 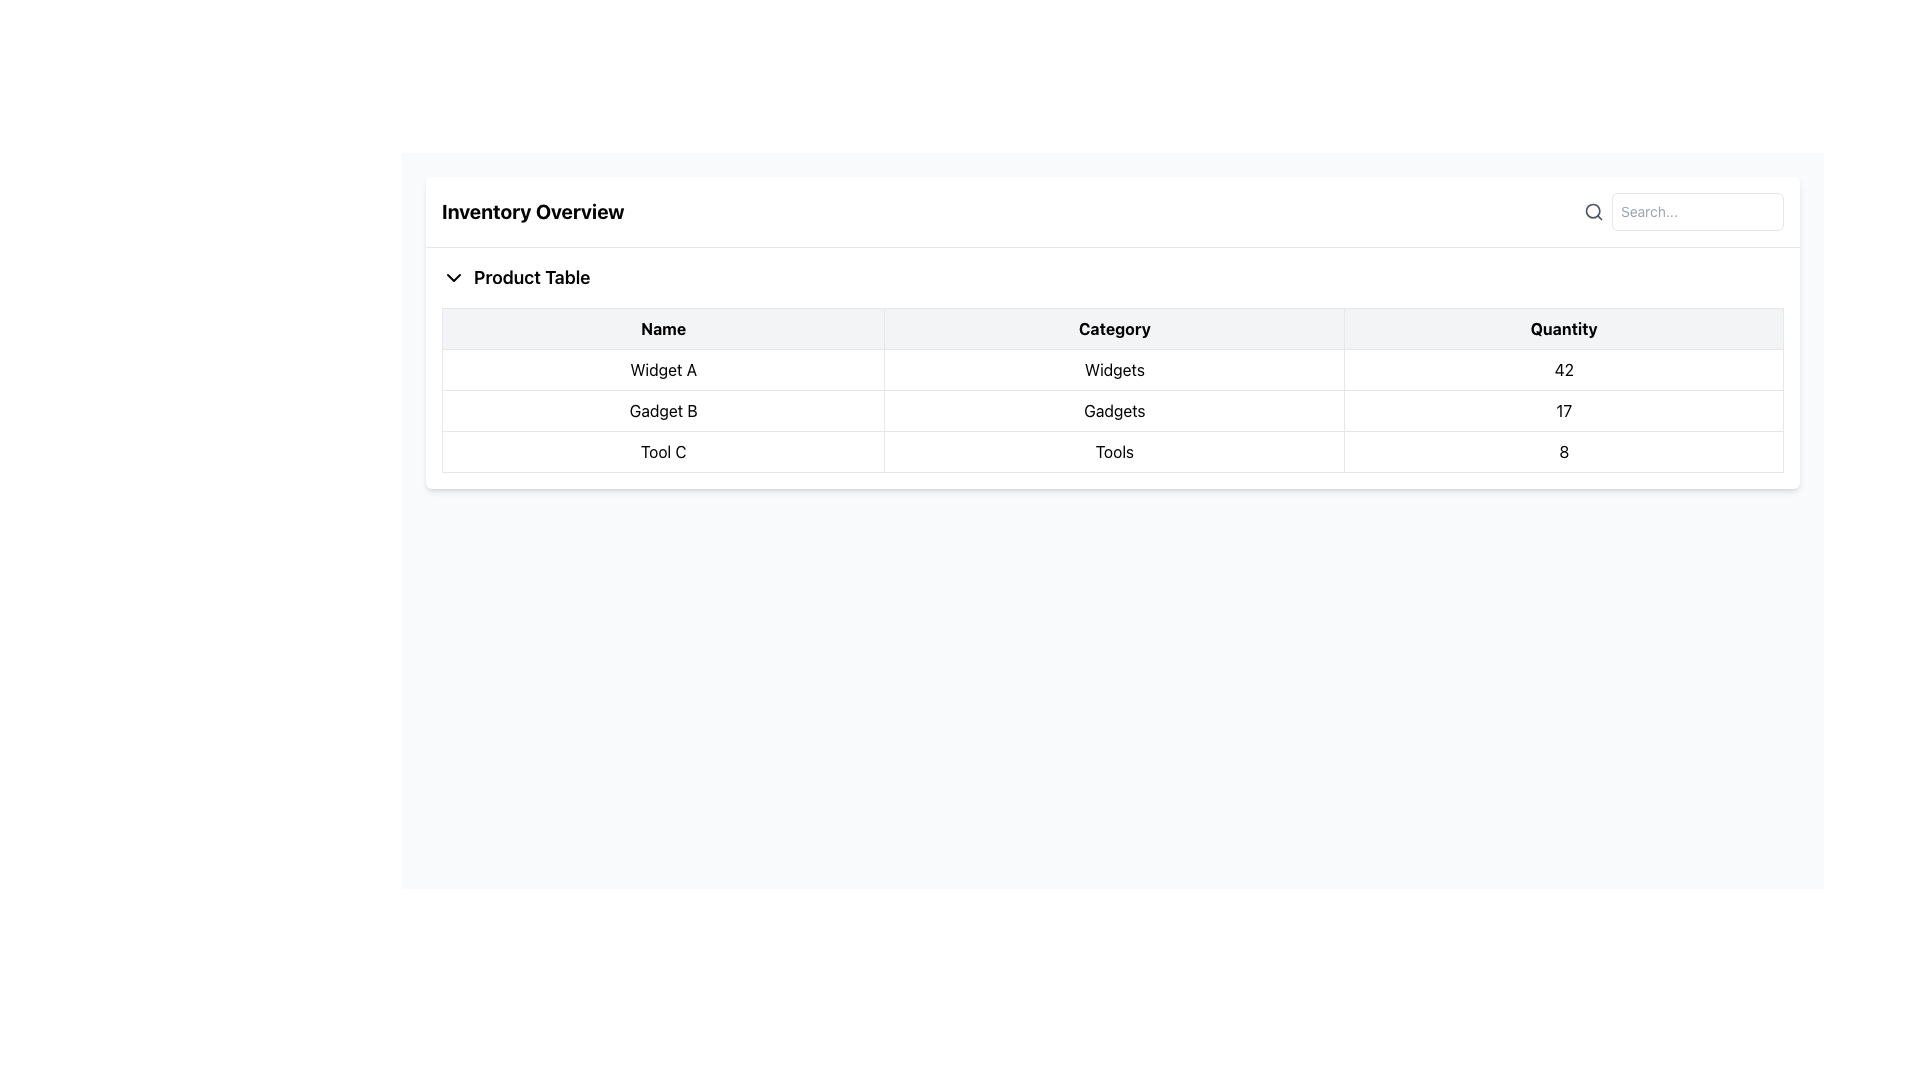 What do you see at coordinates (1112, 451) in the screenshot?
I see `the third row in the table that displays item information, located beneath 'Widget AWidgets42' and 'Gadget BGadgets17'` at bounding box center [1112, 451].